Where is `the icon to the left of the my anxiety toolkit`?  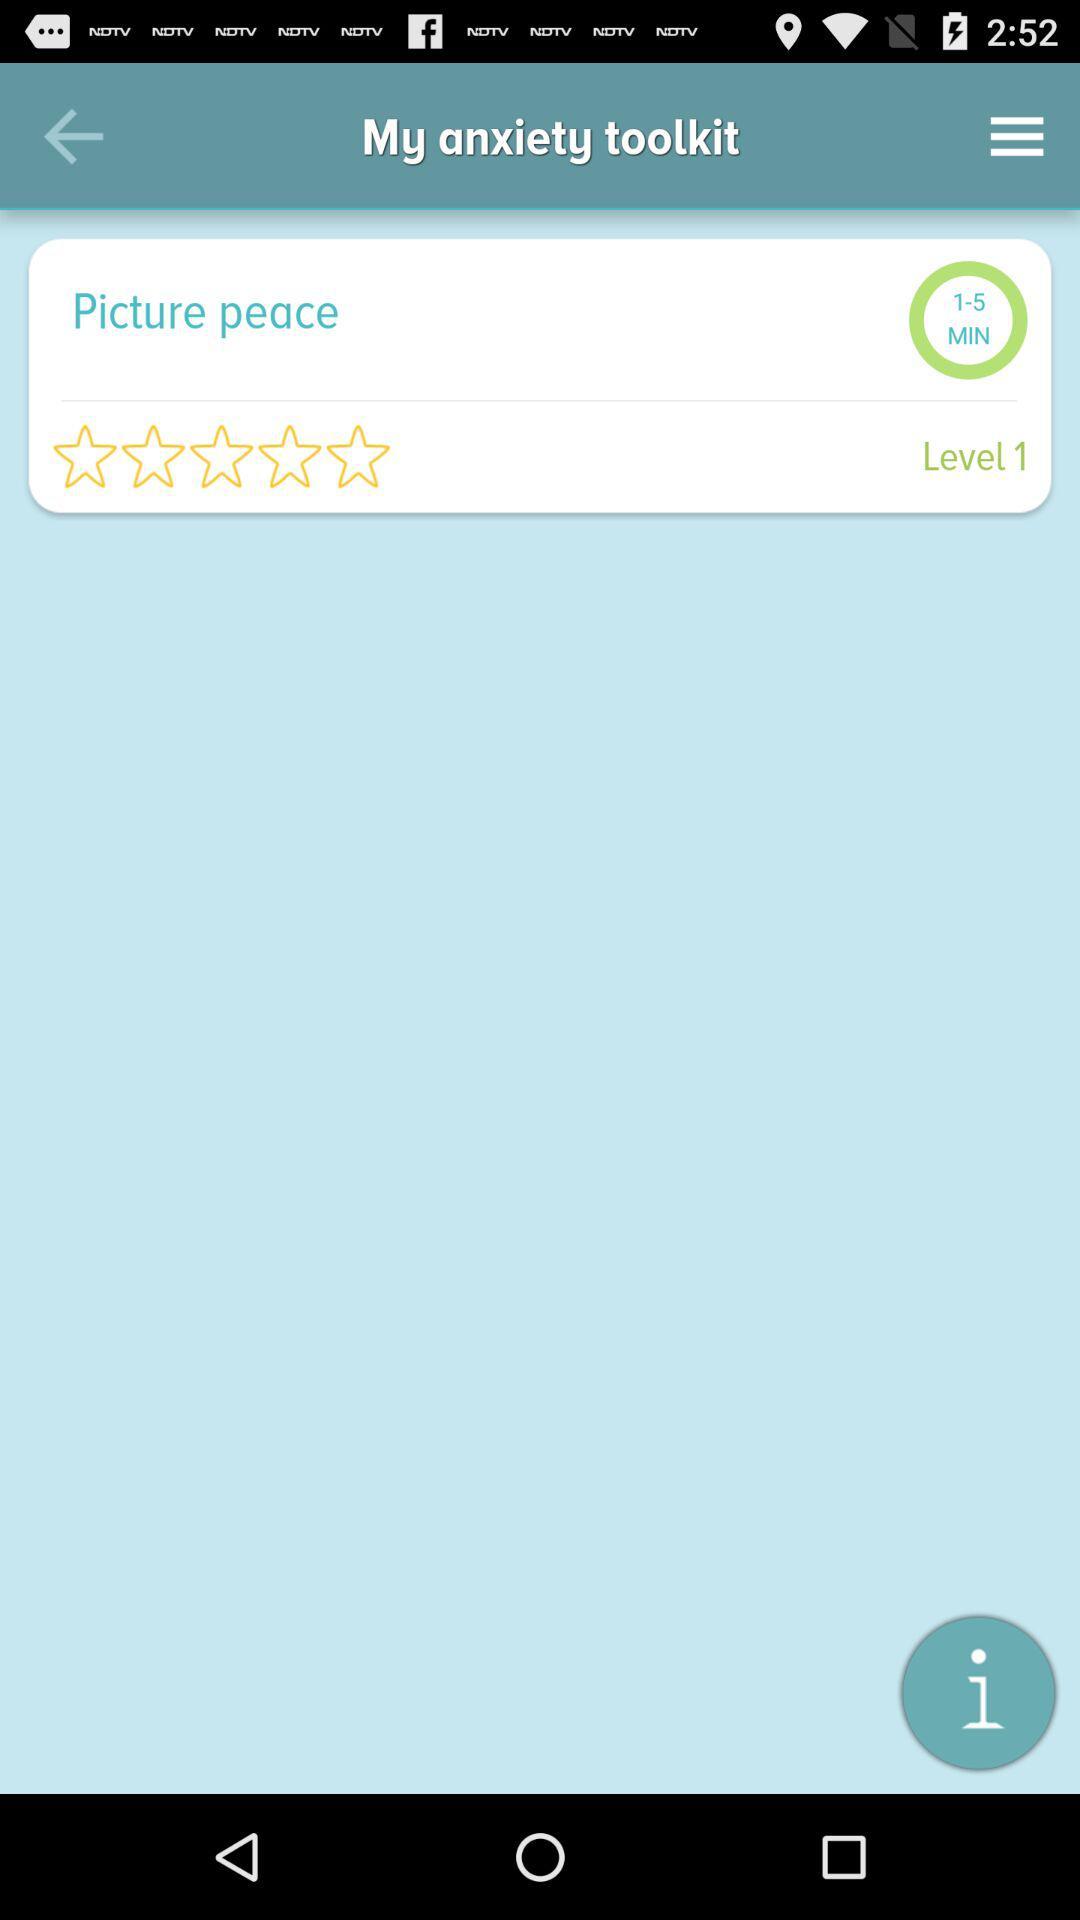
the icon to the left of the my anxiety toolkit is located at coordinates (72, 135).